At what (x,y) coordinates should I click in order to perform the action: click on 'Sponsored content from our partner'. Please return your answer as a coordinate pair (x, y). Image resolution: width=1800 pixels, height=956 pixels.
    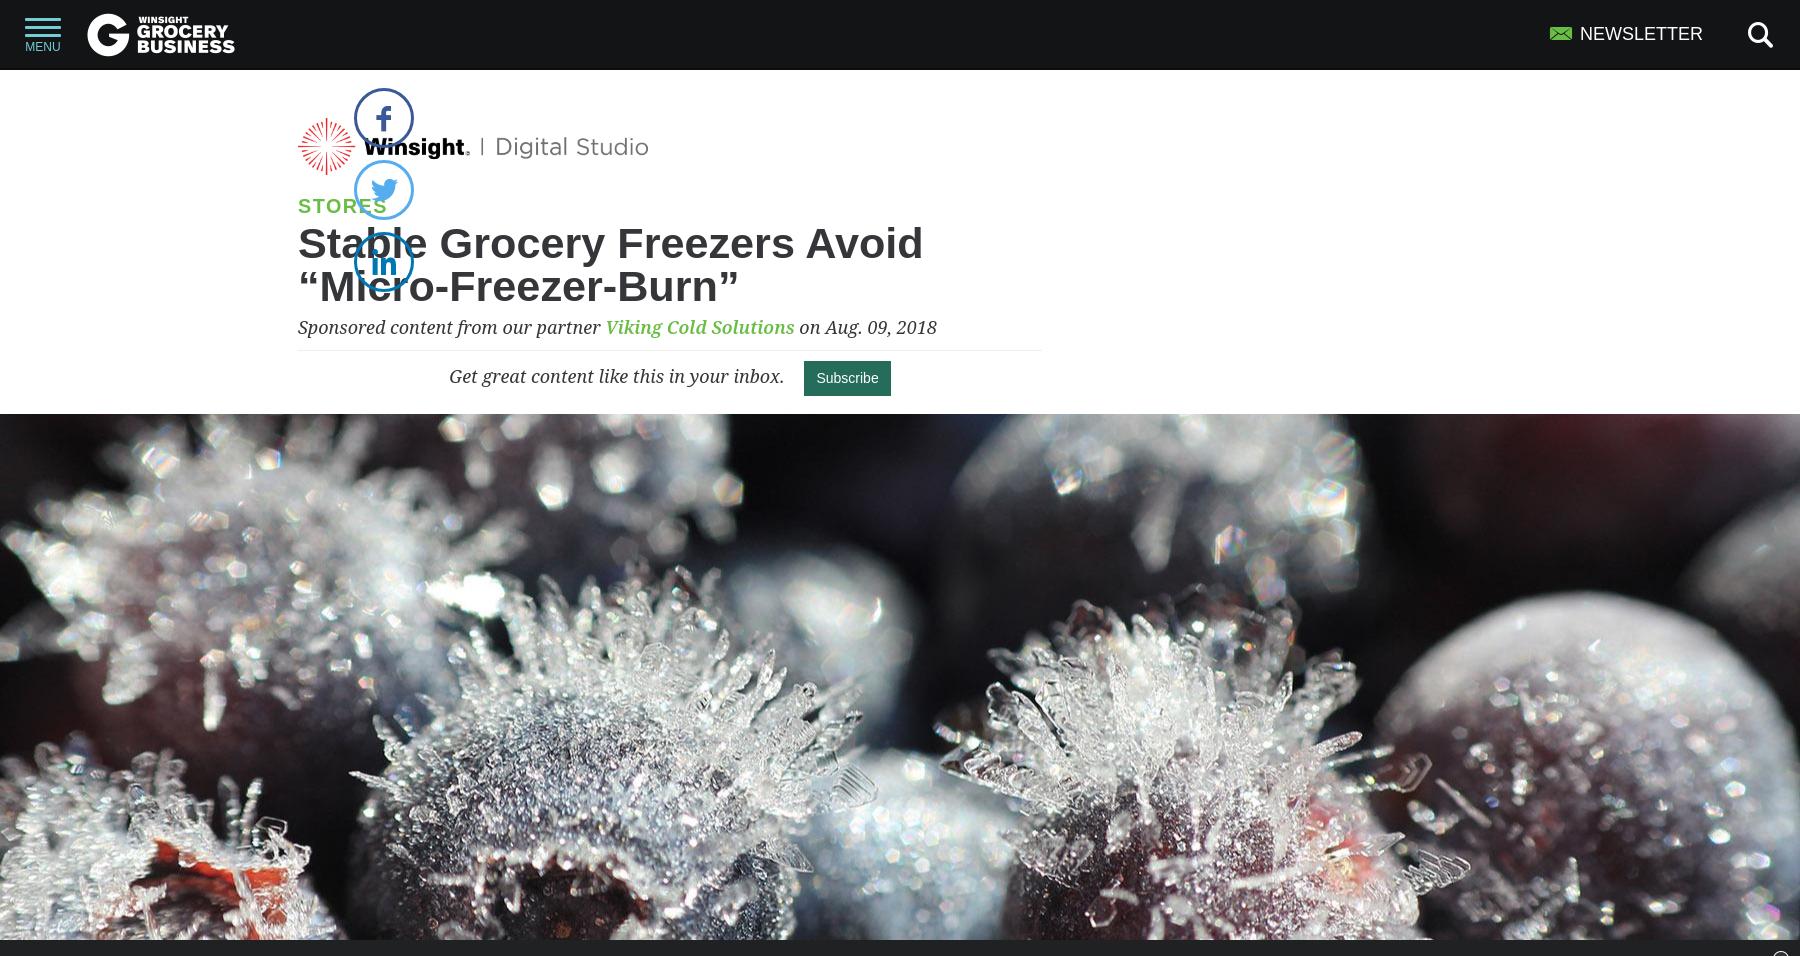
    Looking at the image, I should click on (450, 326).